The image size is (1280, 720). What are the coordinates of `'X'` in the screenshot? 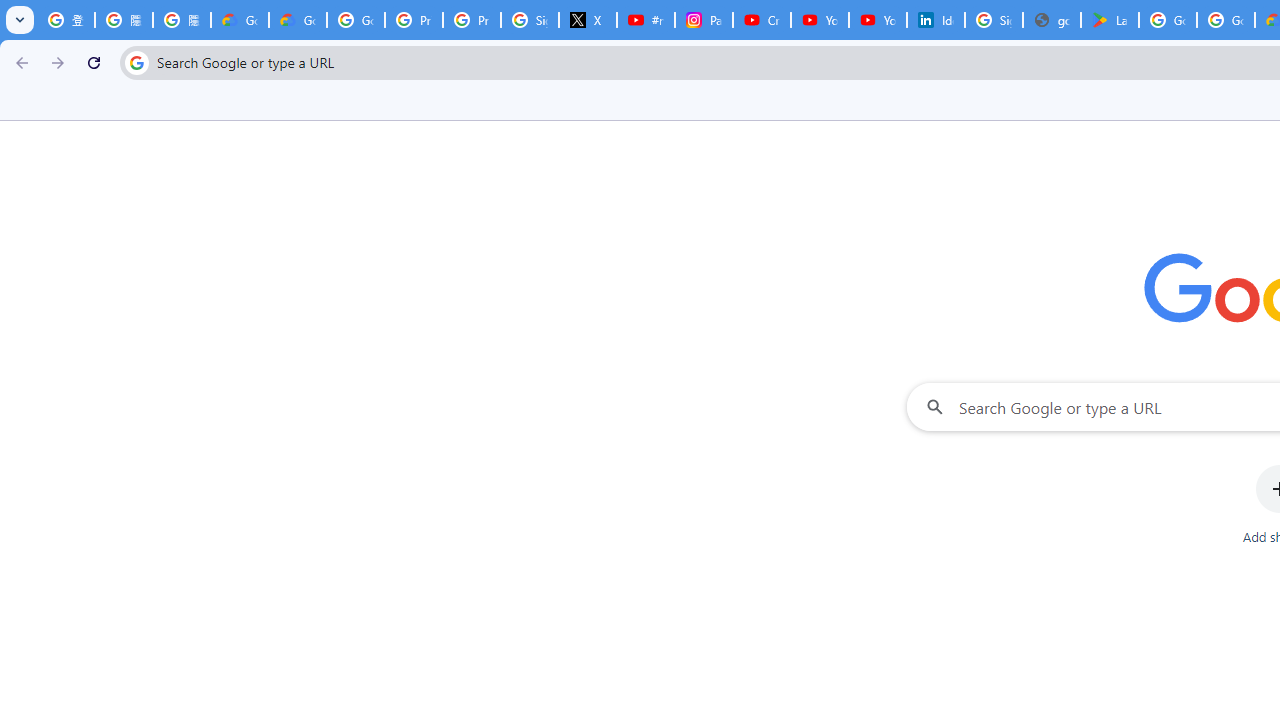 It's located at (587, 20).